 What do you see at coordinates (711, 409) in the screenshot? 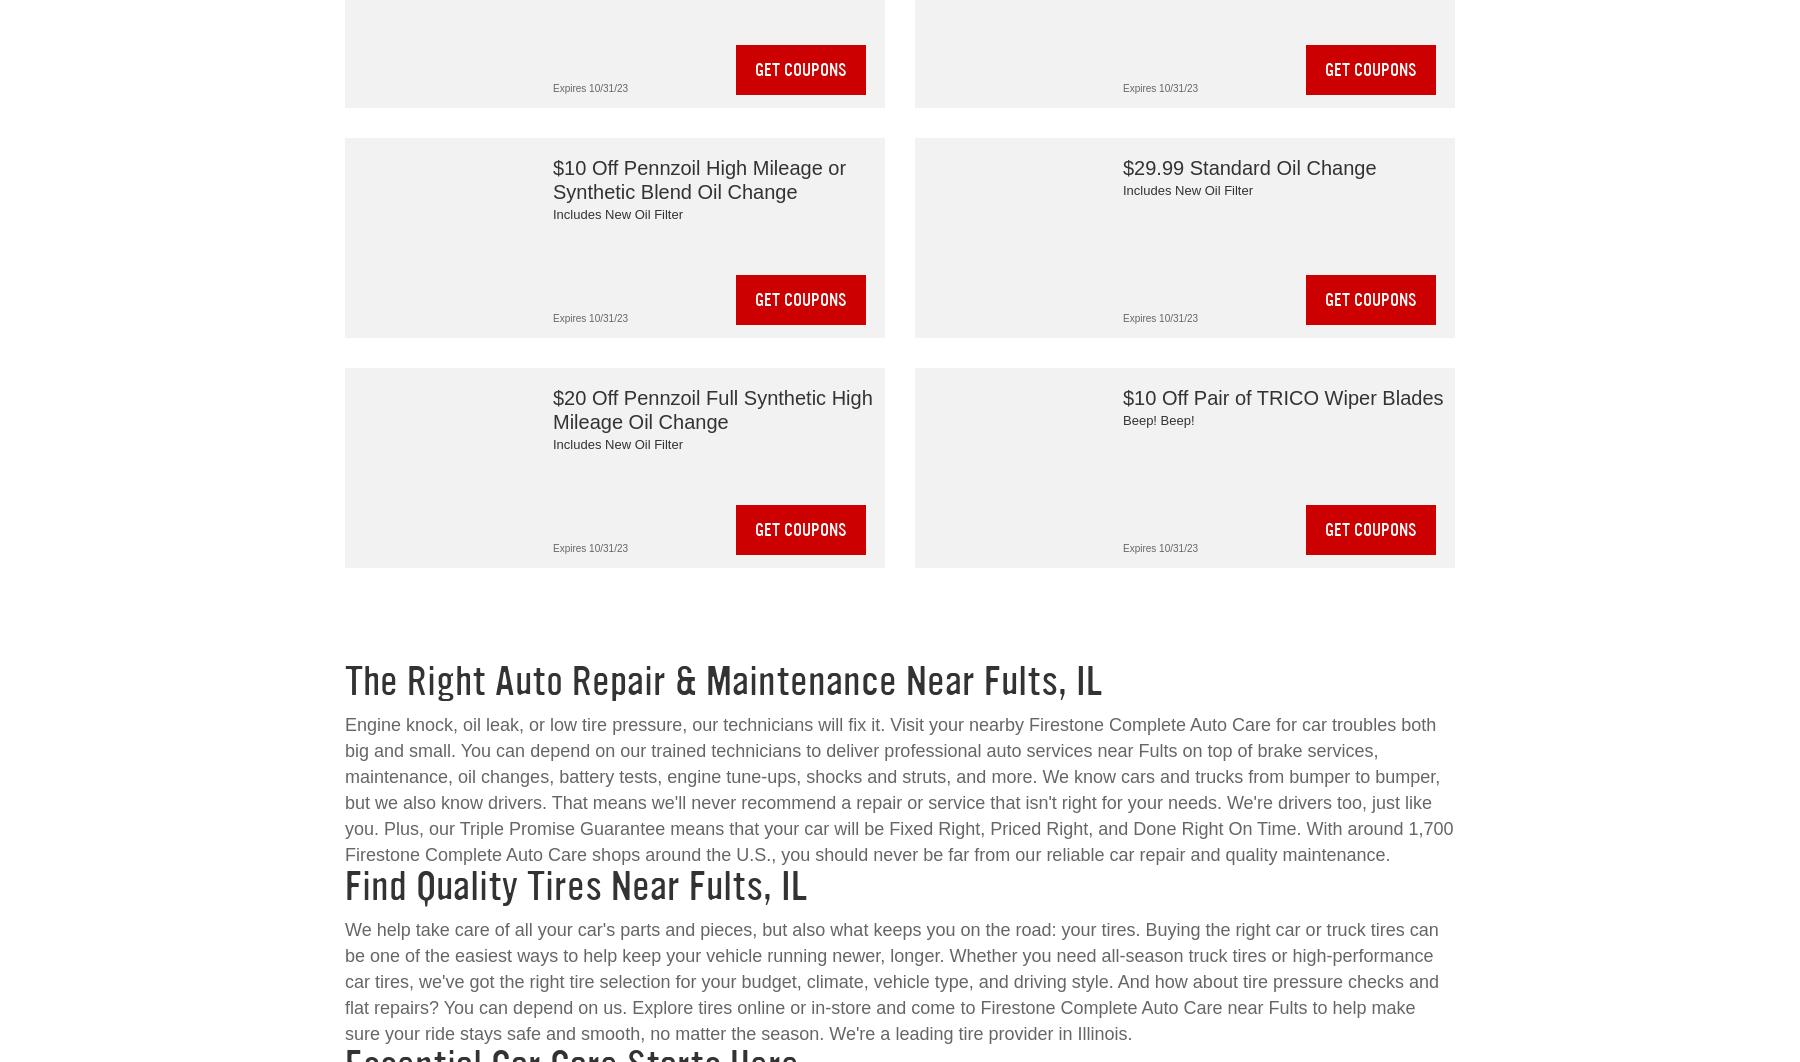
I see `'$20 Off Pennzoil Full Synthetic High Mileage Oil Change'` at bounding box center [711, 409].